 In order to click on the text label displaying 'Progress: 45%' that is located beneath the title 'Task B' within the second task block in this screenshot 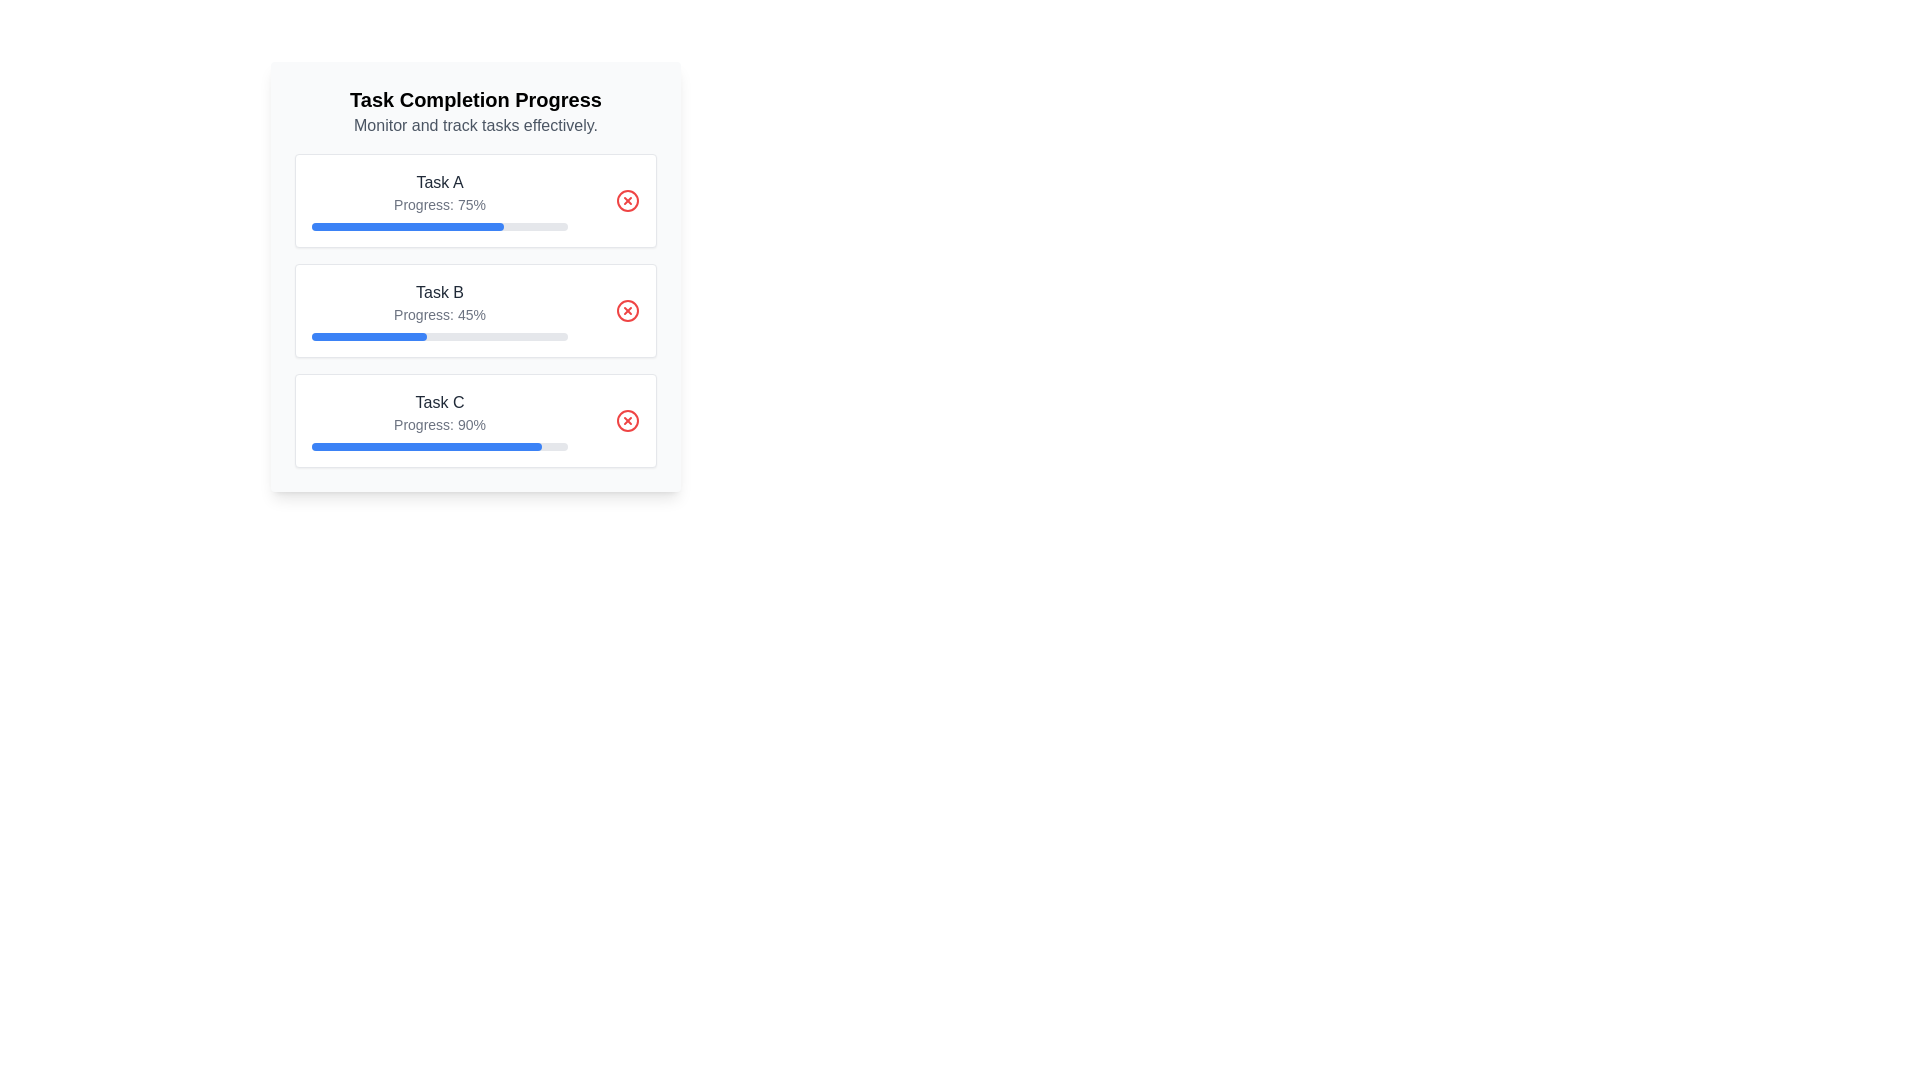, I will do `click(439, 315)`.